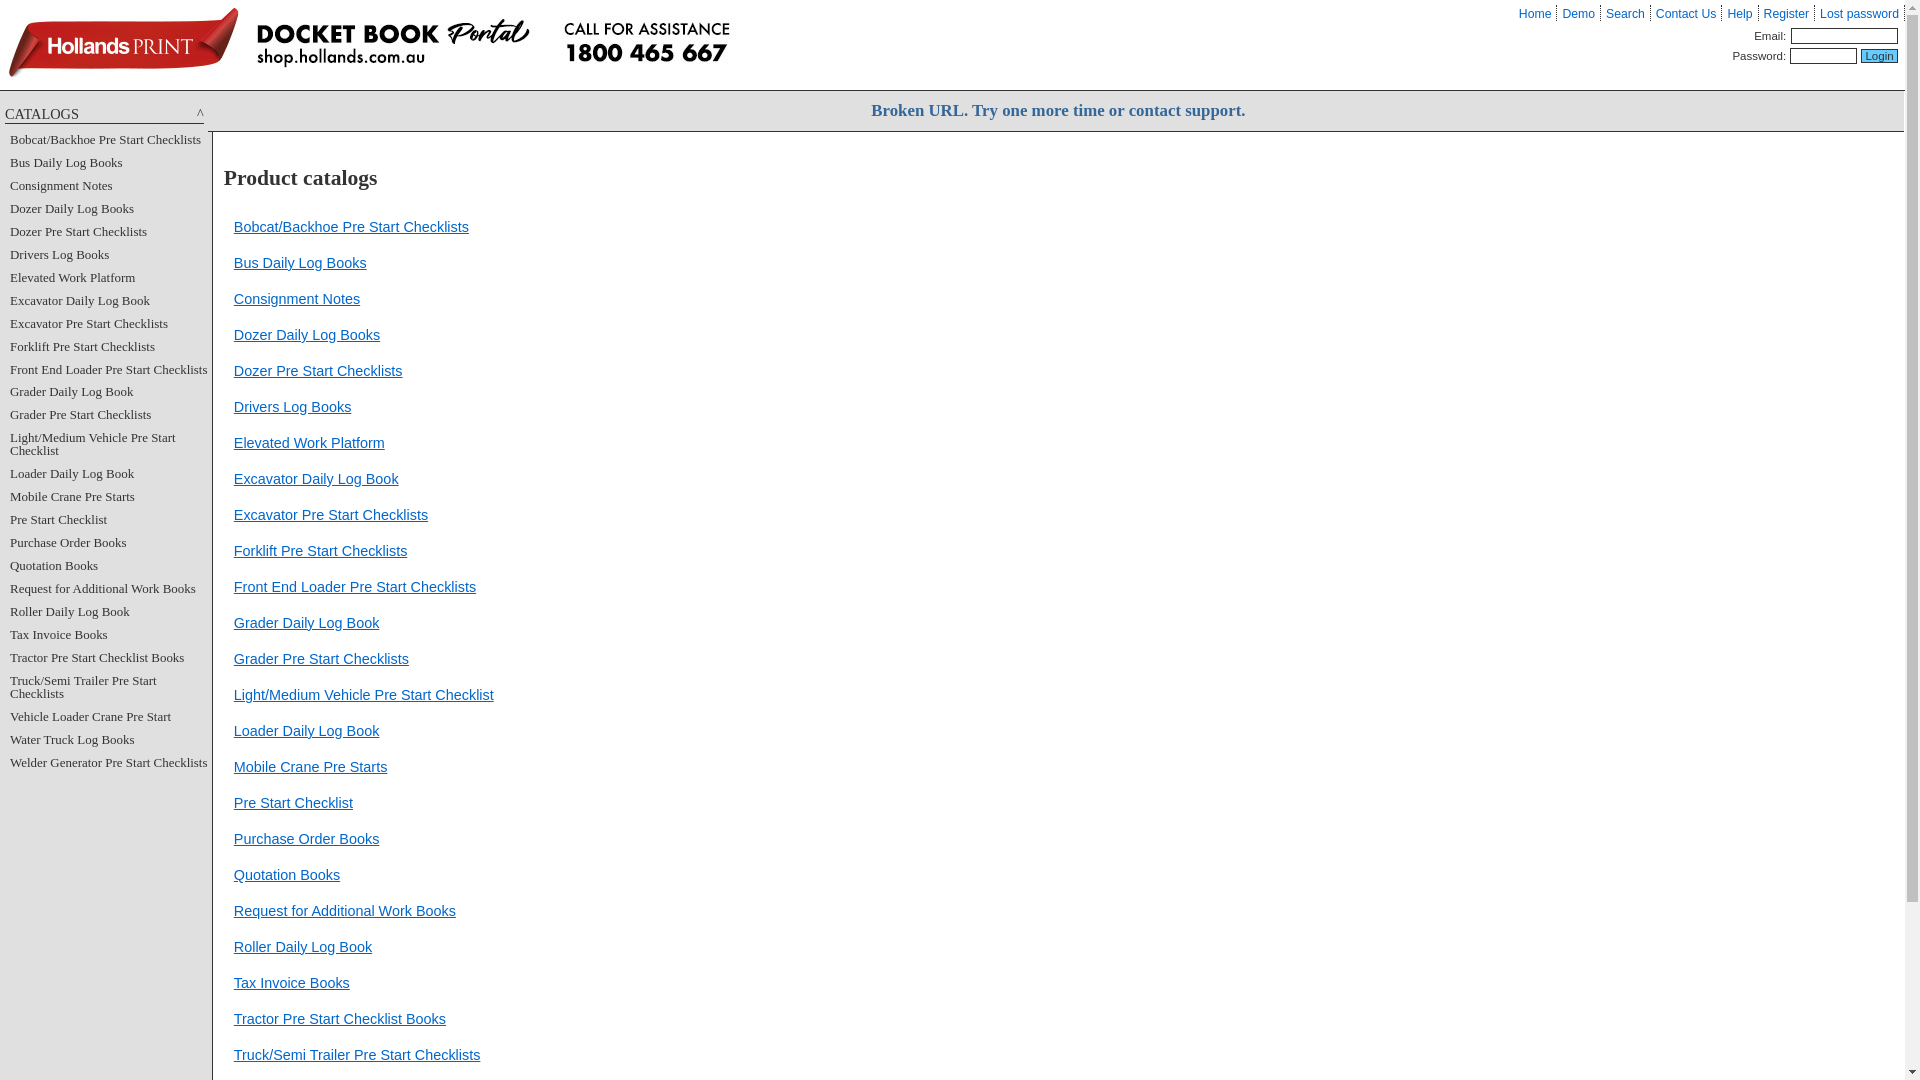 This screenshot has width=1920, height=1080. What do you see at coordinates (59, 253) in the screenshot?
I see `'Drivers Log Books'` at bounding box center [59, 253].